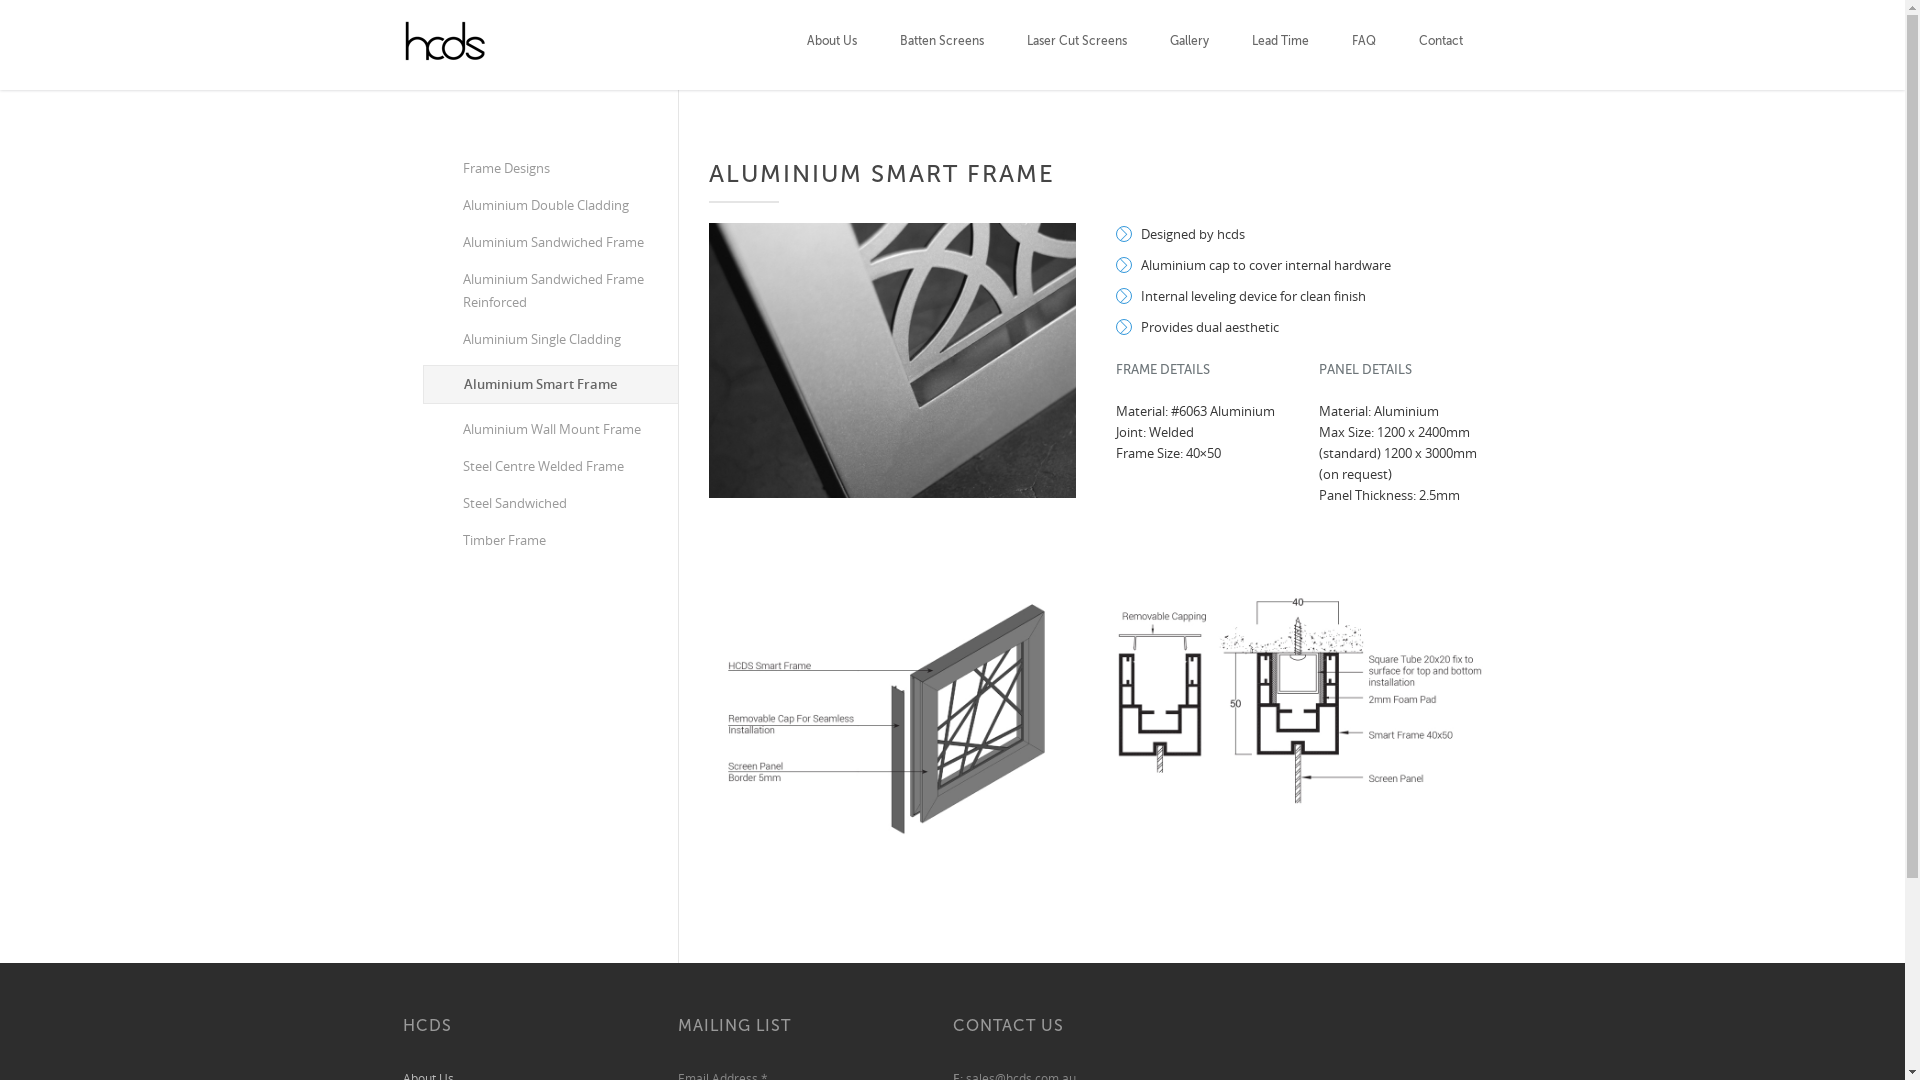  What do you see at coordinates (549, 338) in the screenshot?
I see `'Aluminium Single Cladding'` at bounding box center [549, 338].